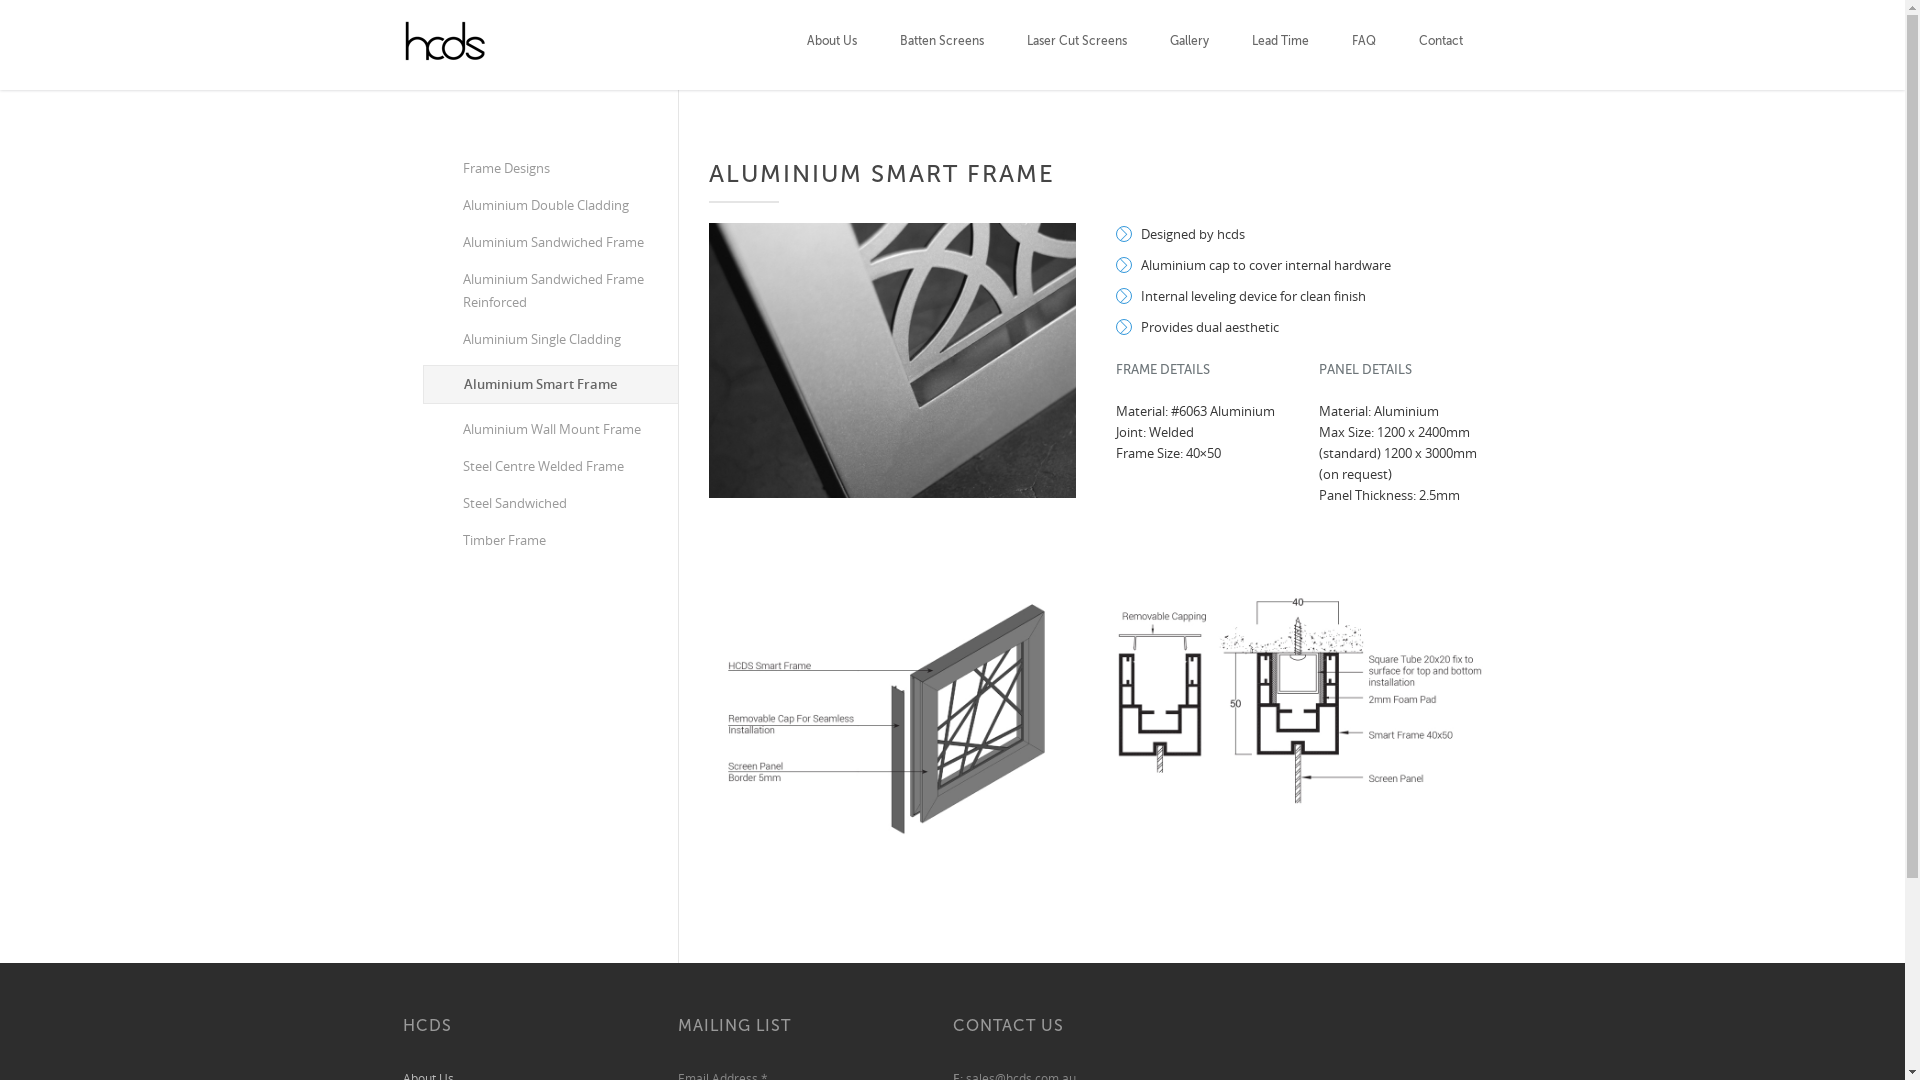  What do you see at coordinates (549, 338) in the screenshot?
I see `'Aluminium Single Cladding'` at bounding box center [549, 338].